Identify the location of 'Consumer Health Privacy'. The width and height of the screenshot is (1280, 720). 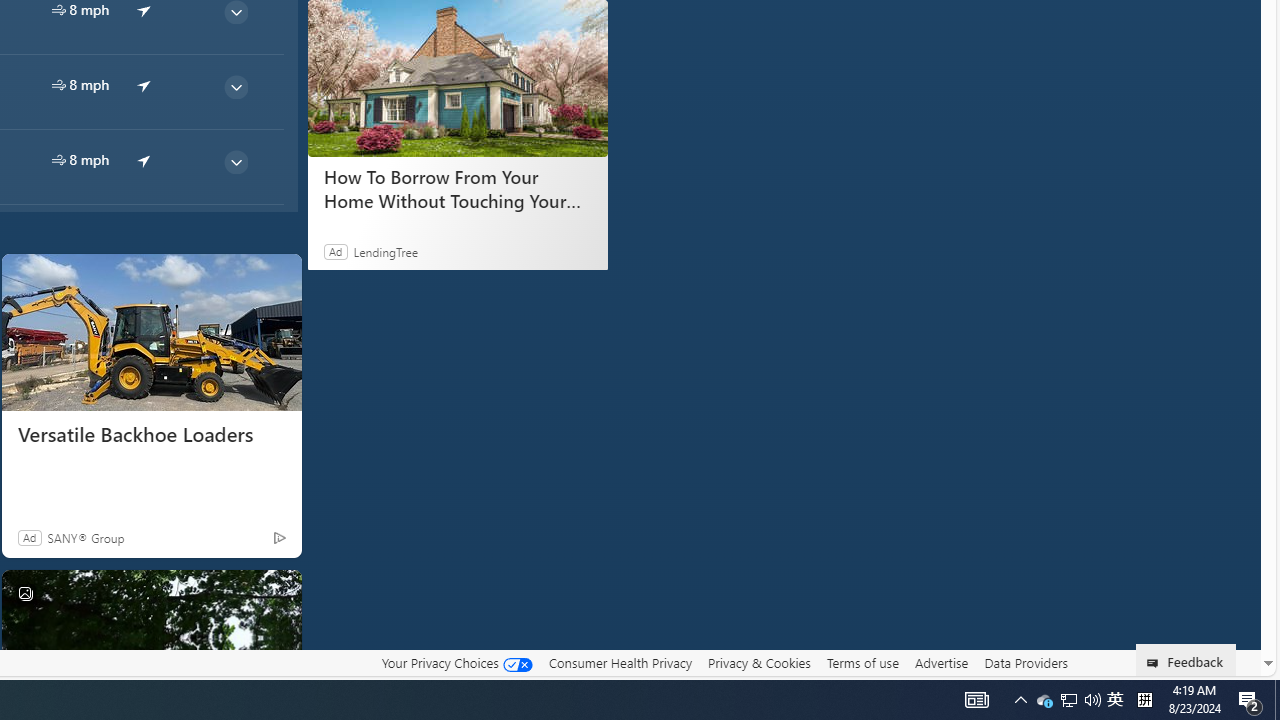
(619, 662).